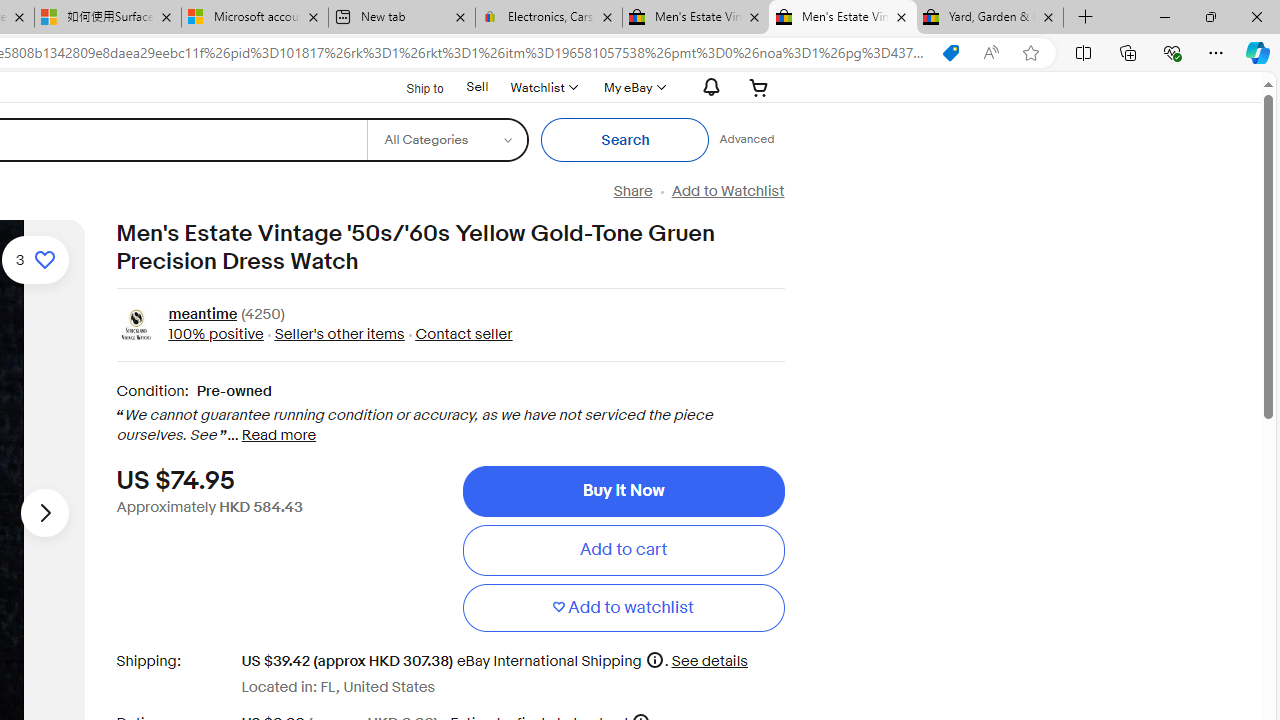 The width and height of the screenshot is (1280, 720). I want to click on 'Ship to', so click(411, 87).